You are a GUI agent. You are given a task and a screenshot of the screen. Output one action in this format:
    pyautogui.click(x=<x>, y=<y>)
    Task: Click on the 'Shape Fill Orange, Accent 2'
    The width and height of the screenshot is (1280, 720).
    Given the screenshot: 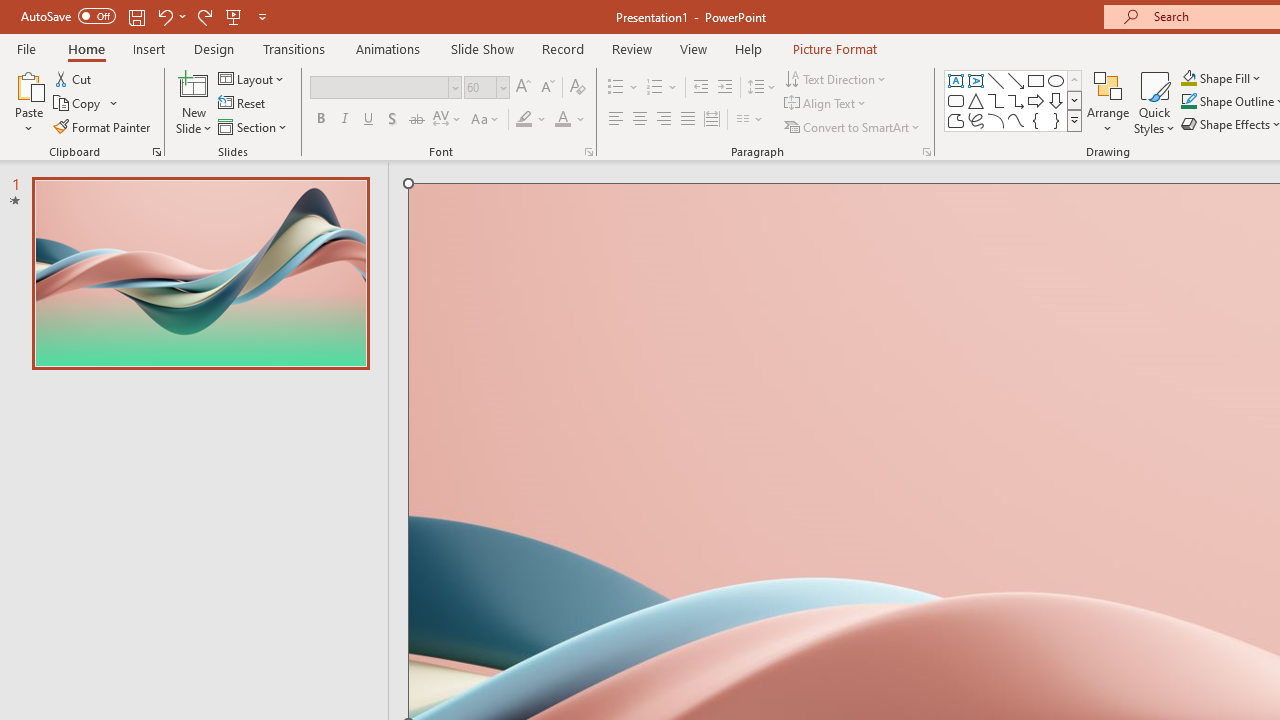 What is the action you would take?
    pyautogui.click(x=1189, y=77)
    